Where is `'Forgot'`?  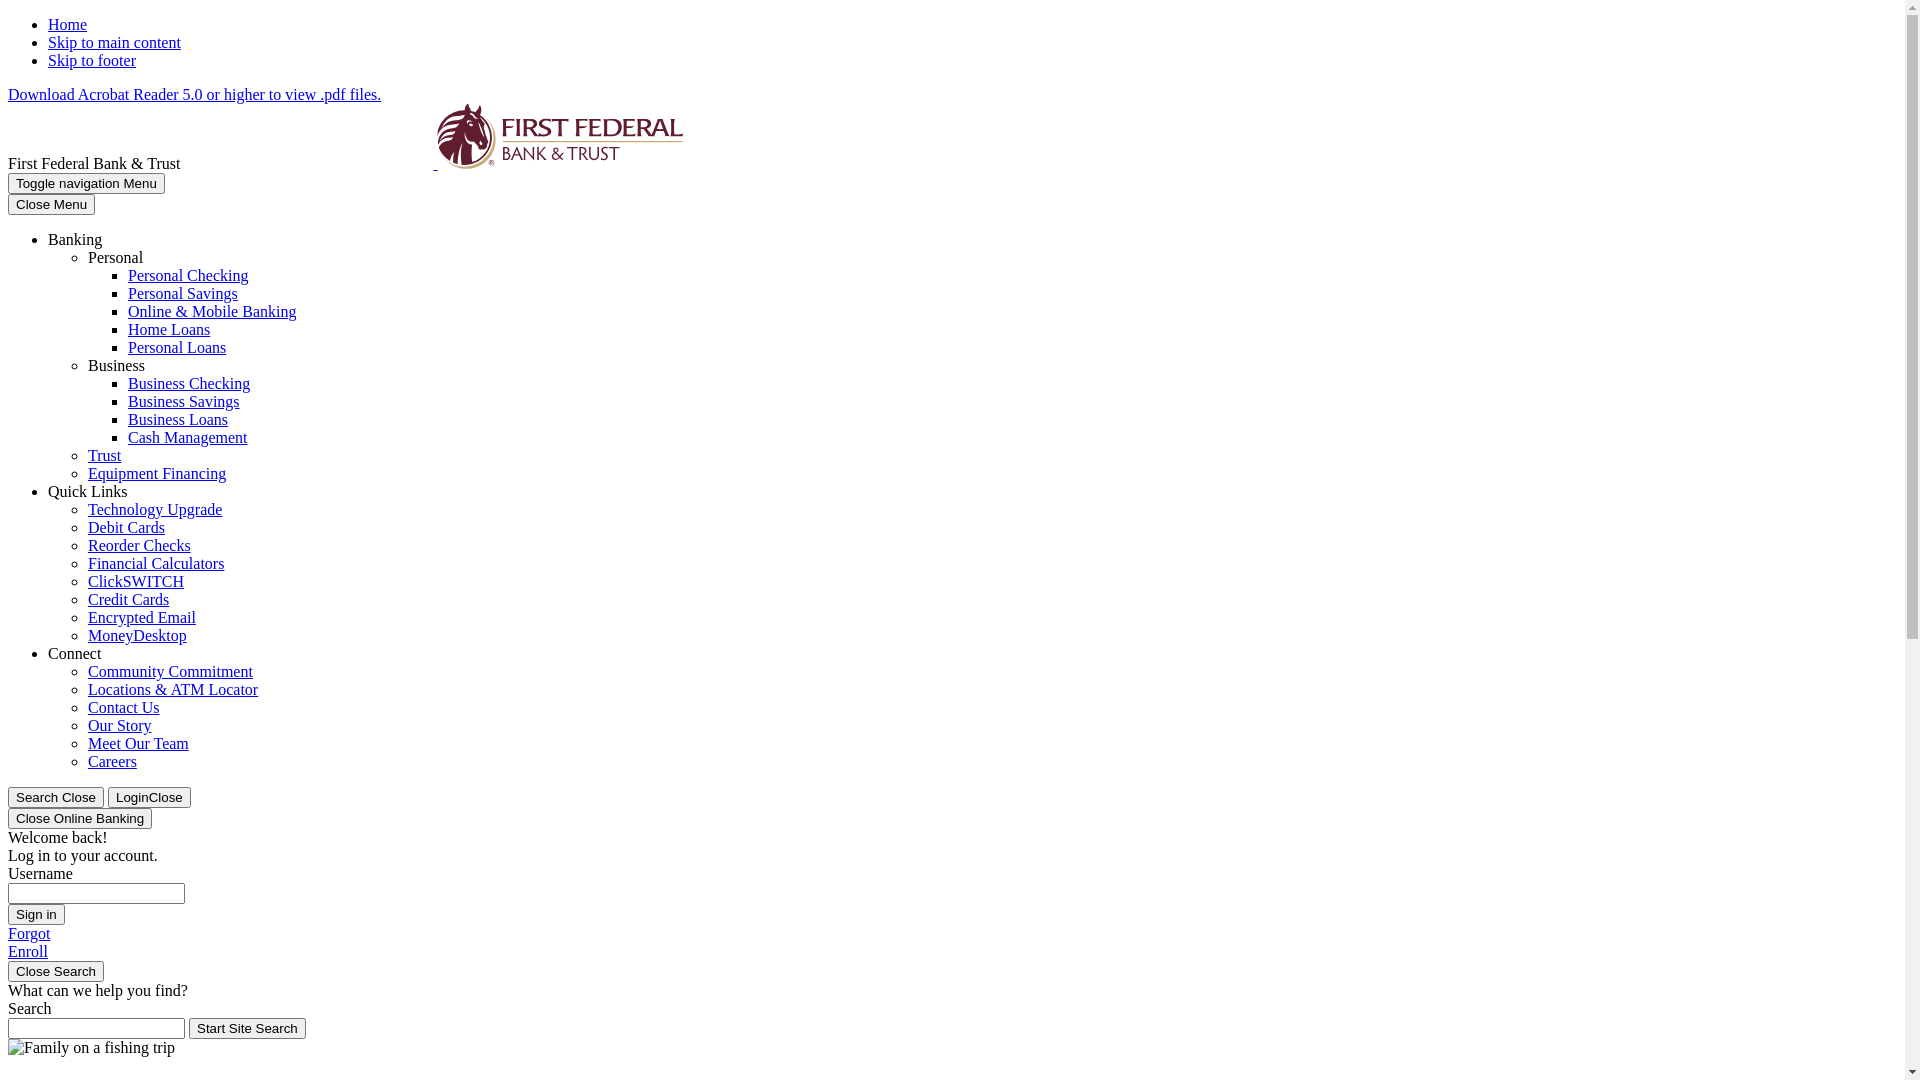
'Forgot' is located at coordinates (28, 933).